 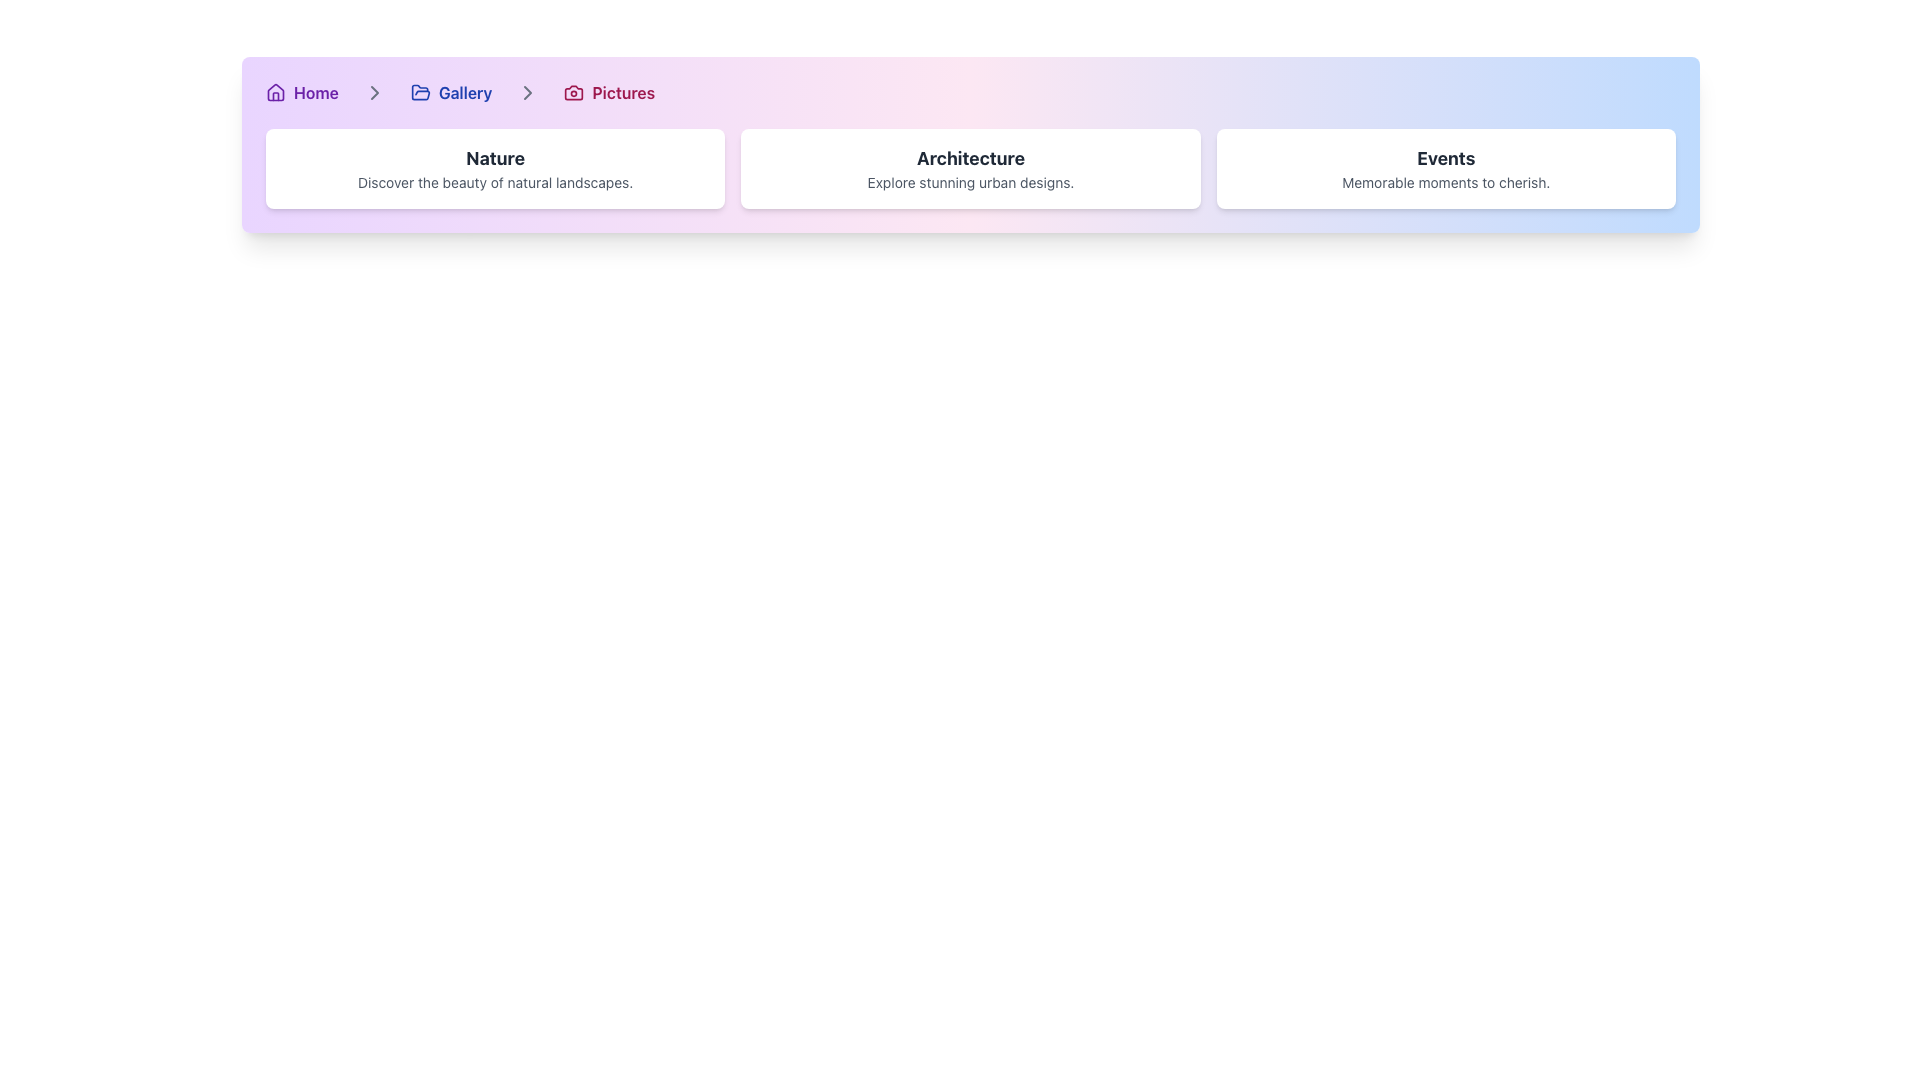 I want to click on the text label that reads 'Pictures' in the breadcrumb navigation bar, styled in pink and bold, located to the right of a camera icon, so click(x=622, y=92).